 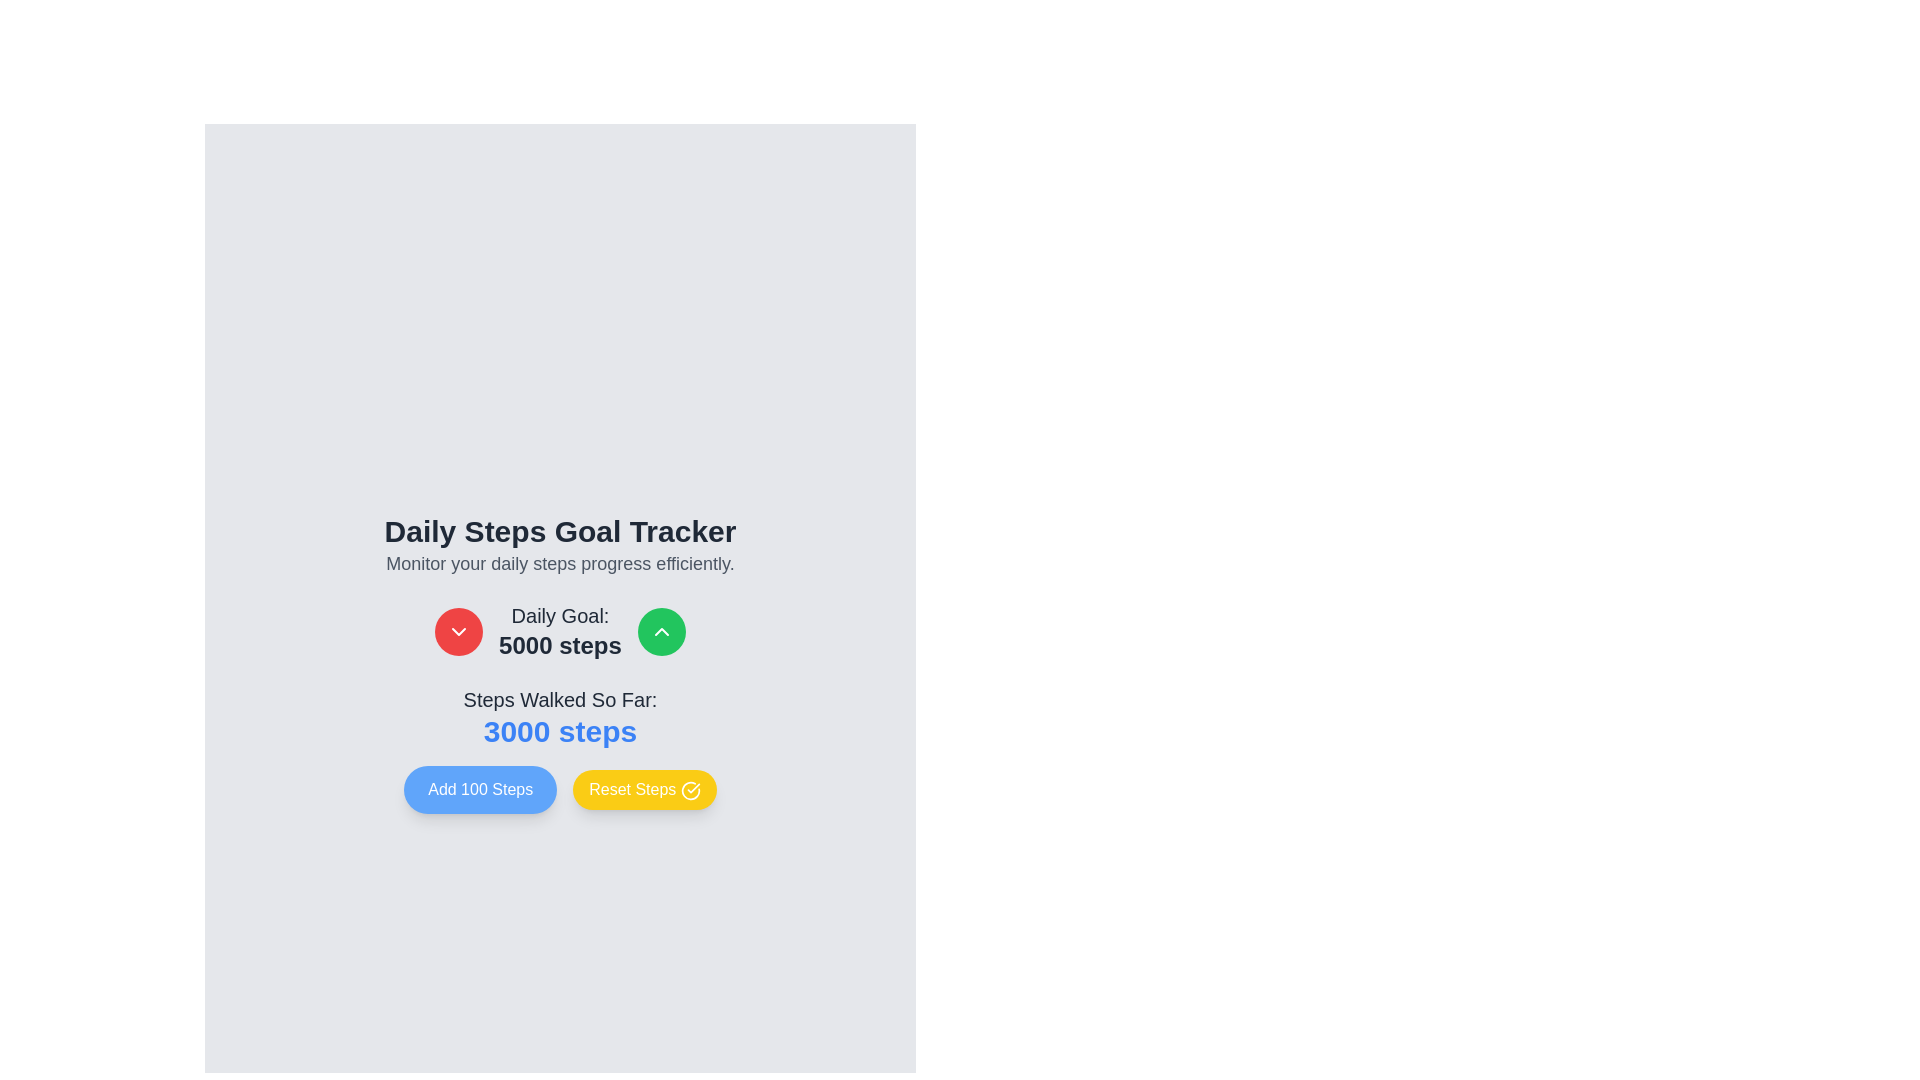 I want to click on the text label indicating the heading for the numeric value below it, which is positioned above the '5000 steps' text and centrally placed within the Daily Steps Goal Tracker section, so click(x=560, y=615).